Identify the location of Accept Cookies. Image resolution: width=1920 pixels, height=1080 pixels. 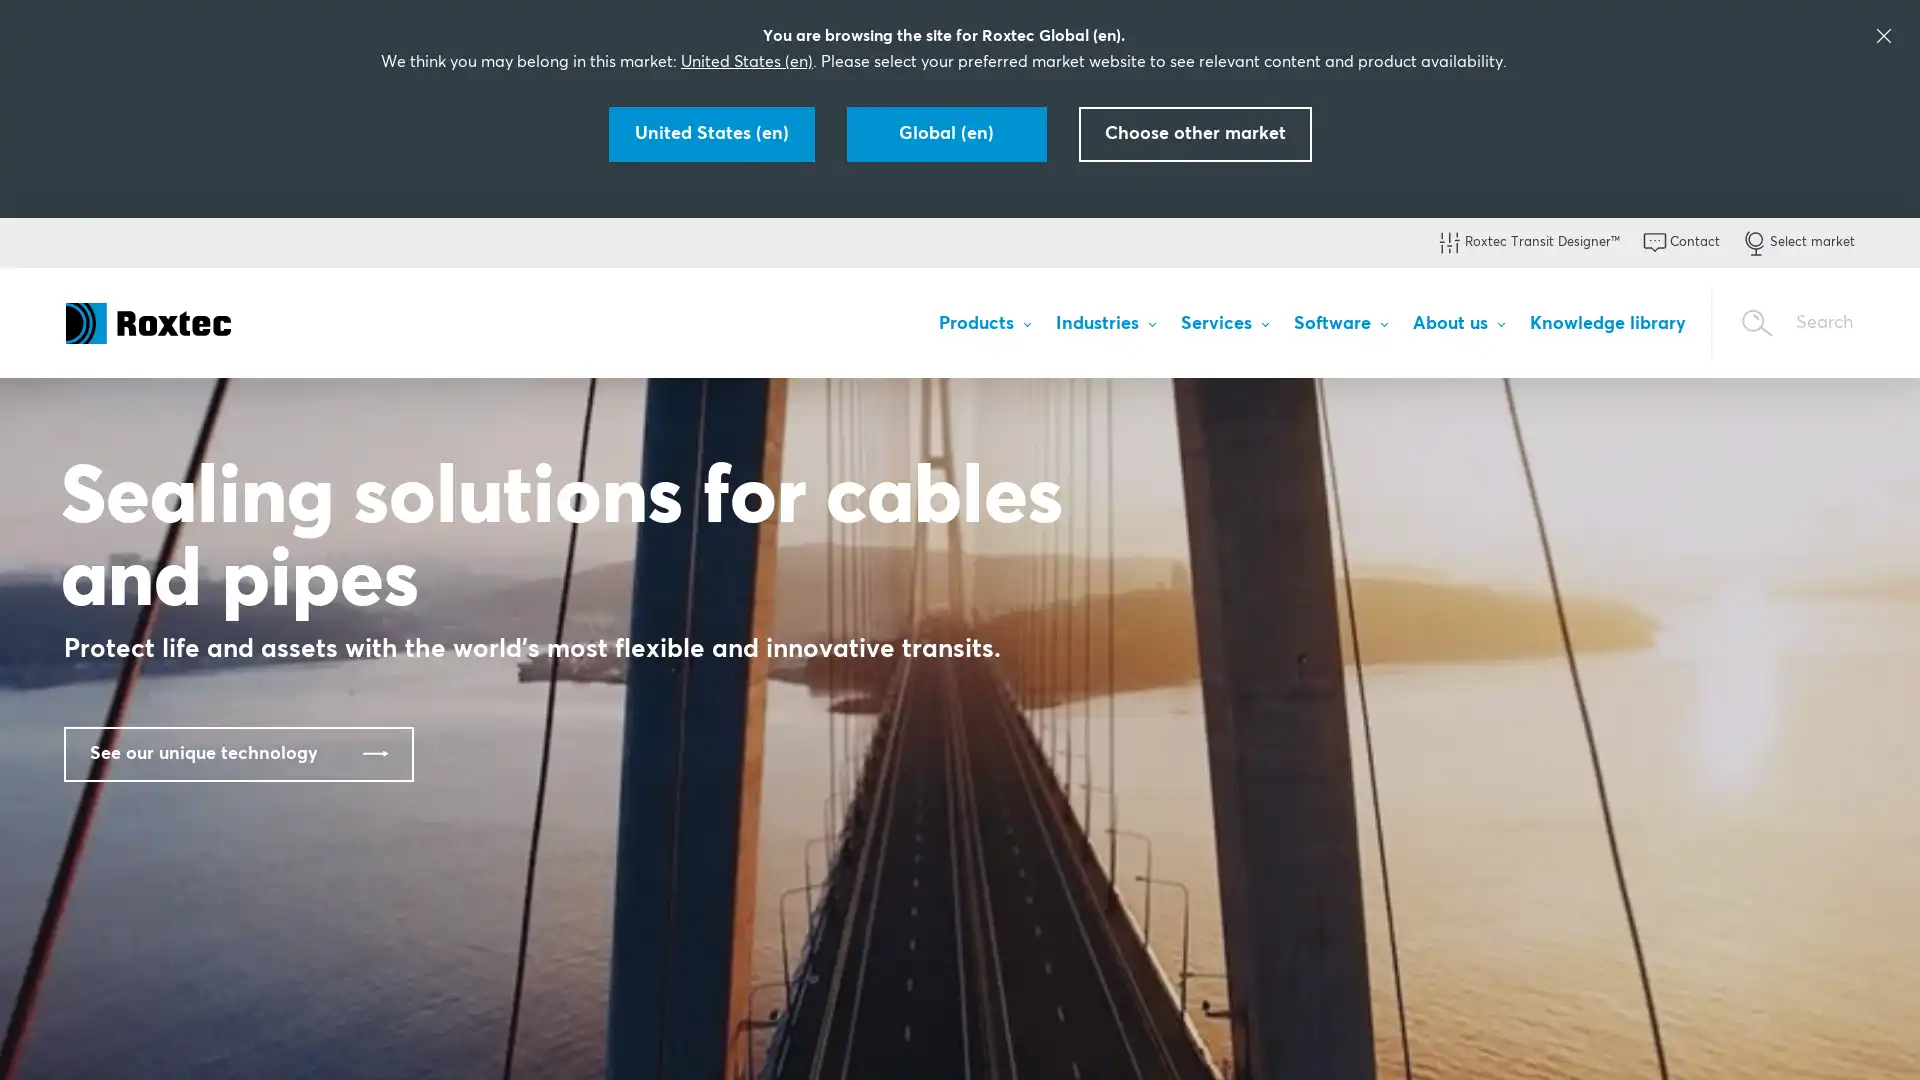
(1593, 1036).